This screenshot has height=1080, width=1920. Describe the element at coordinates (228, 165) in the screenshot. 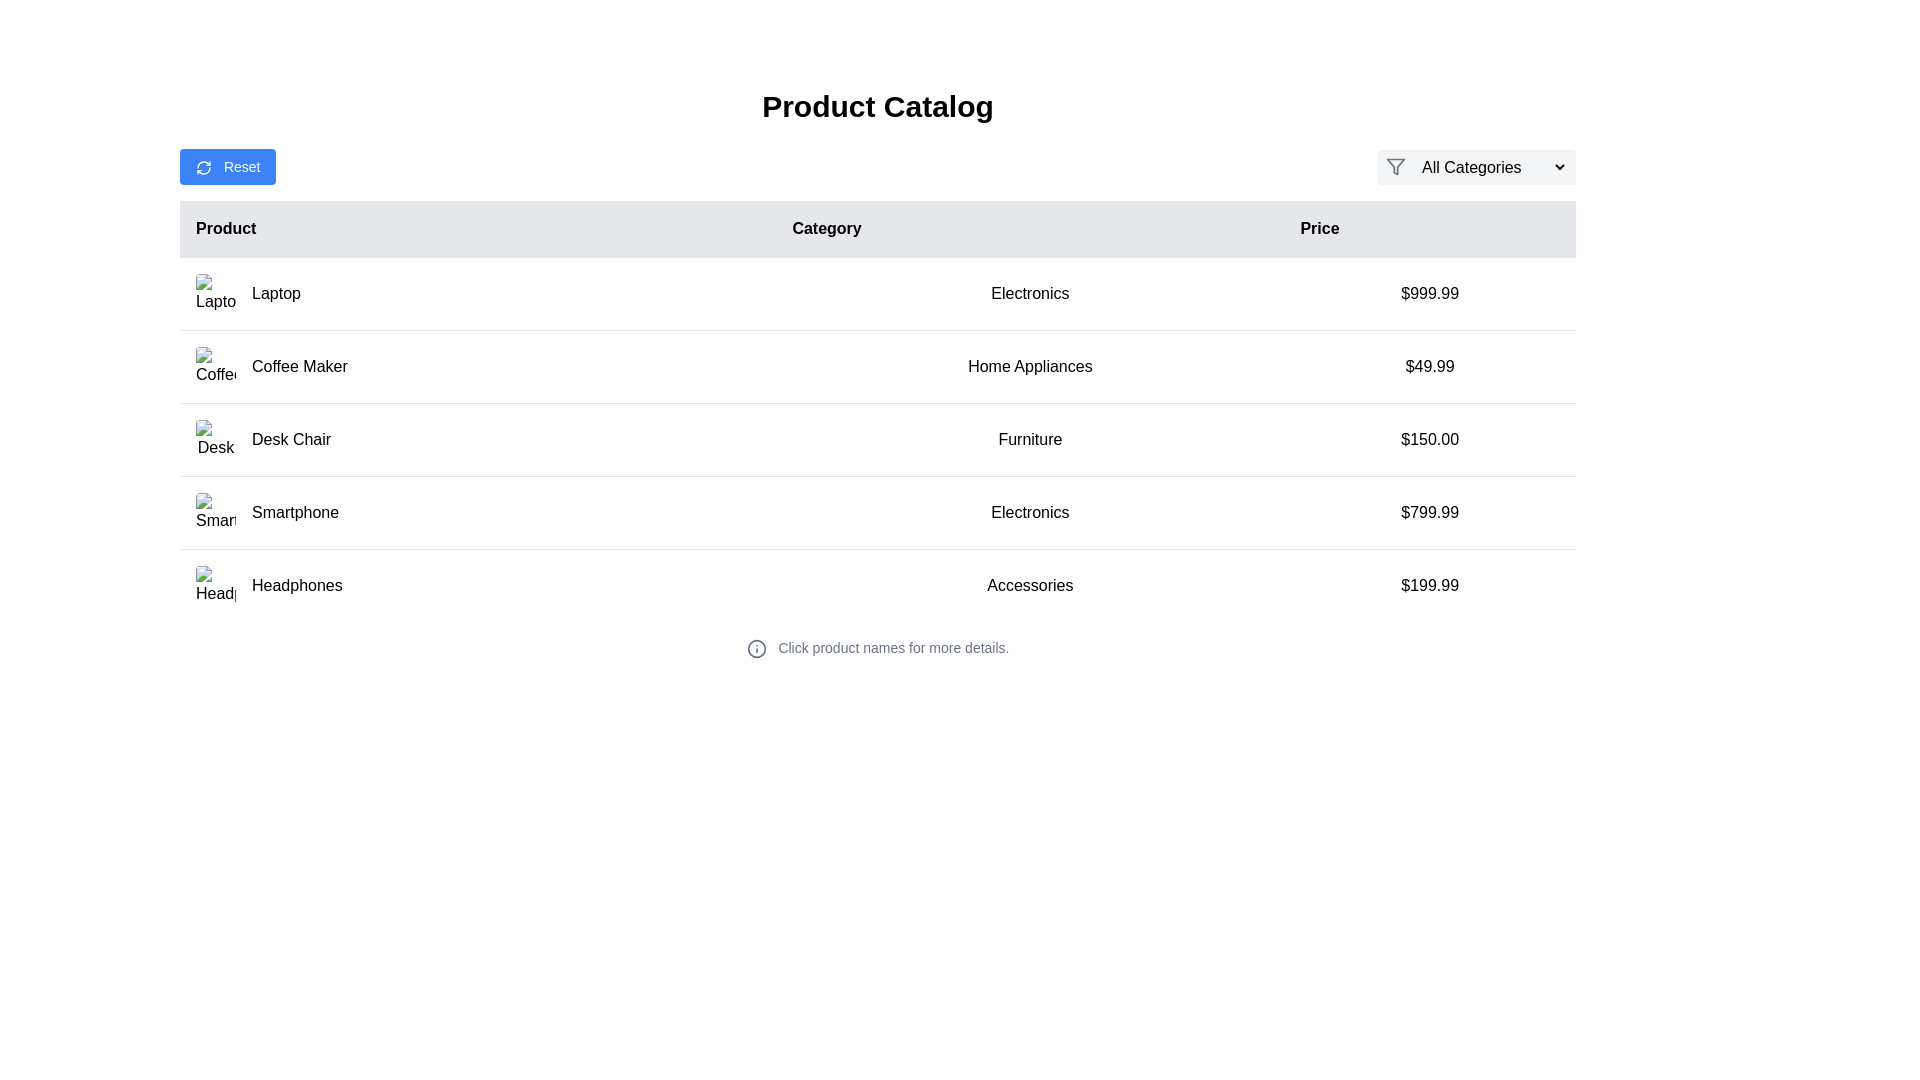

I see `the 'Reset' button located at the top left of the header, which features a blue background and white text with a refresh icon` at that location.